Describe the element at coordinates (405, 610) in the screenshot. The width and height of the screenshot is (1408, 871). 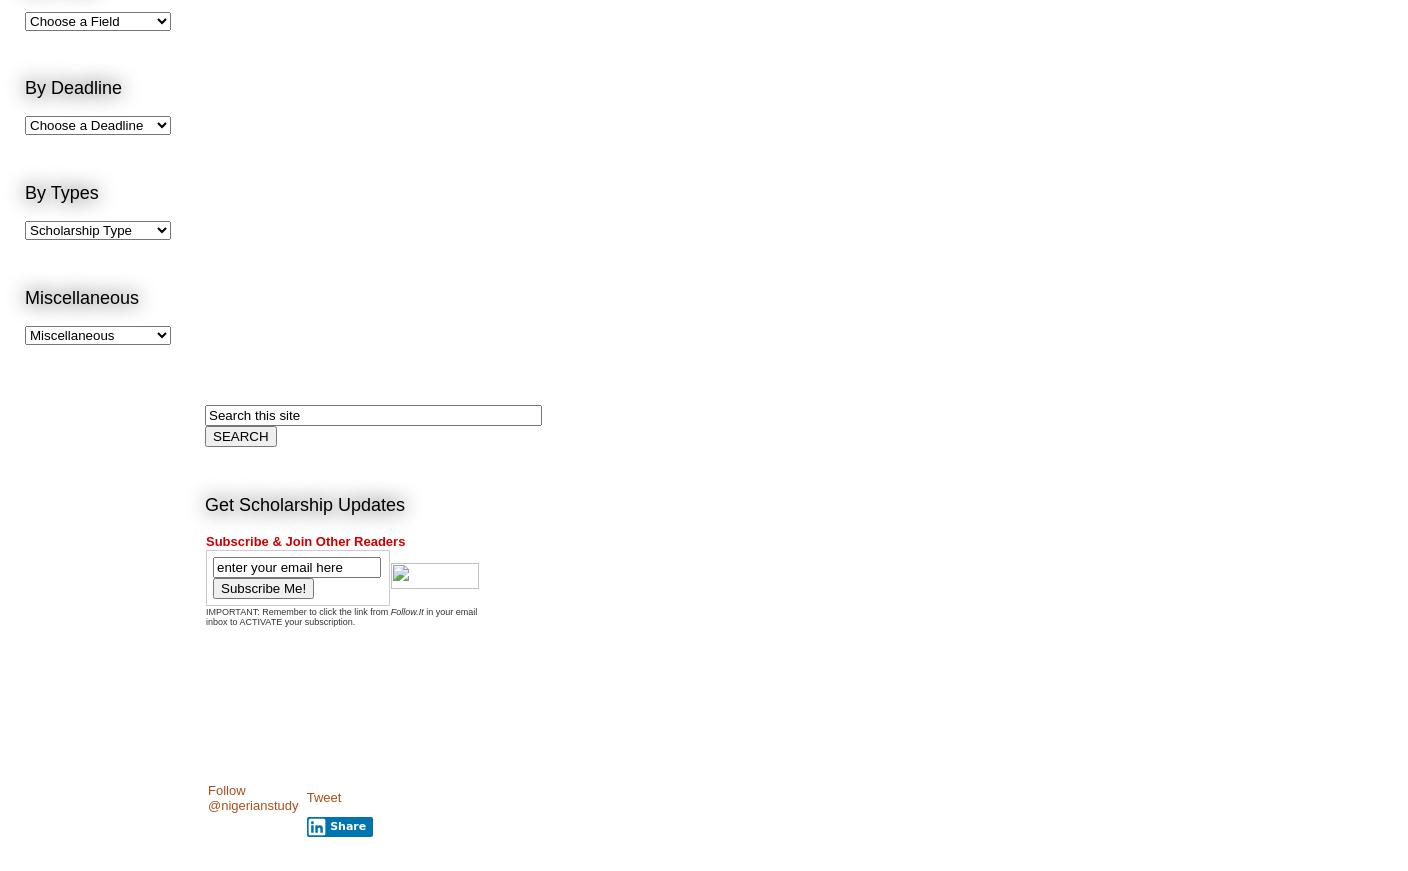
I see `'Follow.It'` at that location.